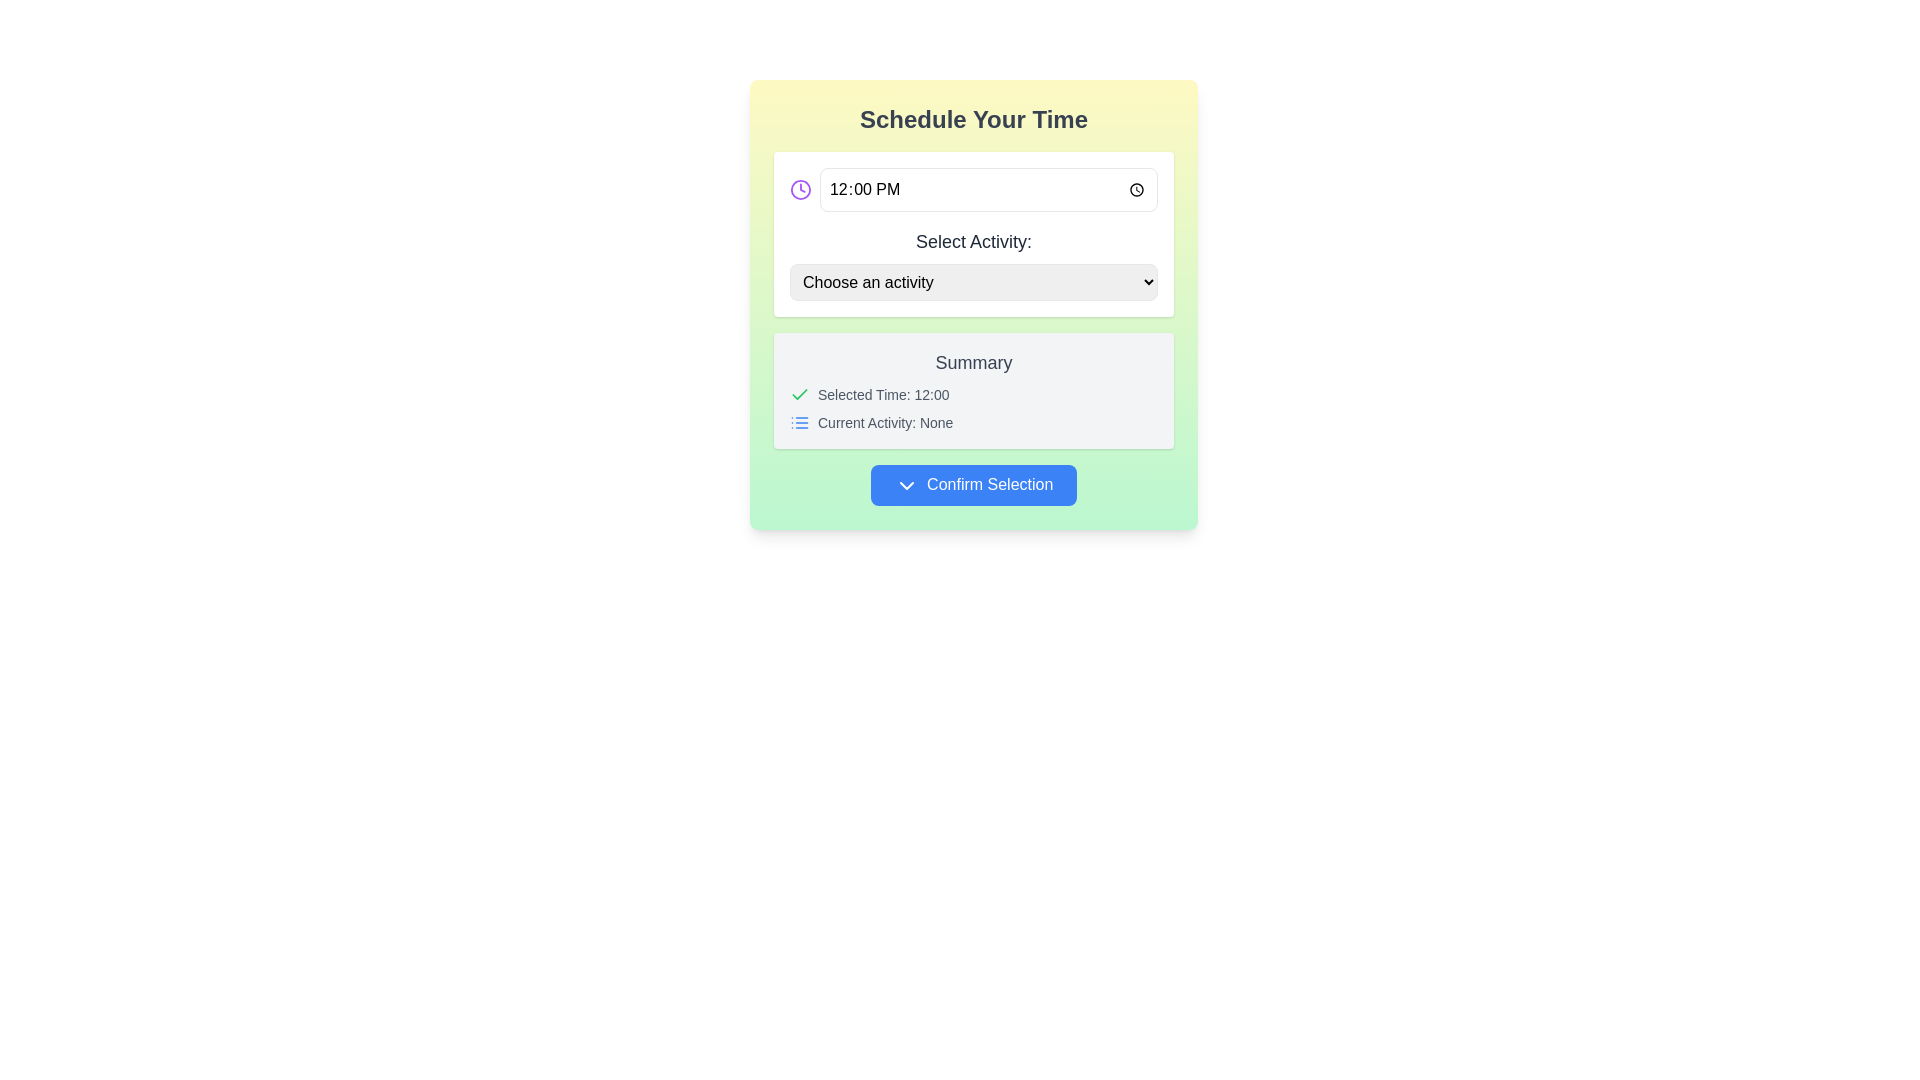 This screenshot has width=1920, height=1080. What do you see at coordinates (800, 394) in the screenshot?
I see `the checkmark icon that visually indicates confirmation of the selected time, located in the summary section before the text label 'Selected Time: 12:00'` at bounding box center [800, 394].